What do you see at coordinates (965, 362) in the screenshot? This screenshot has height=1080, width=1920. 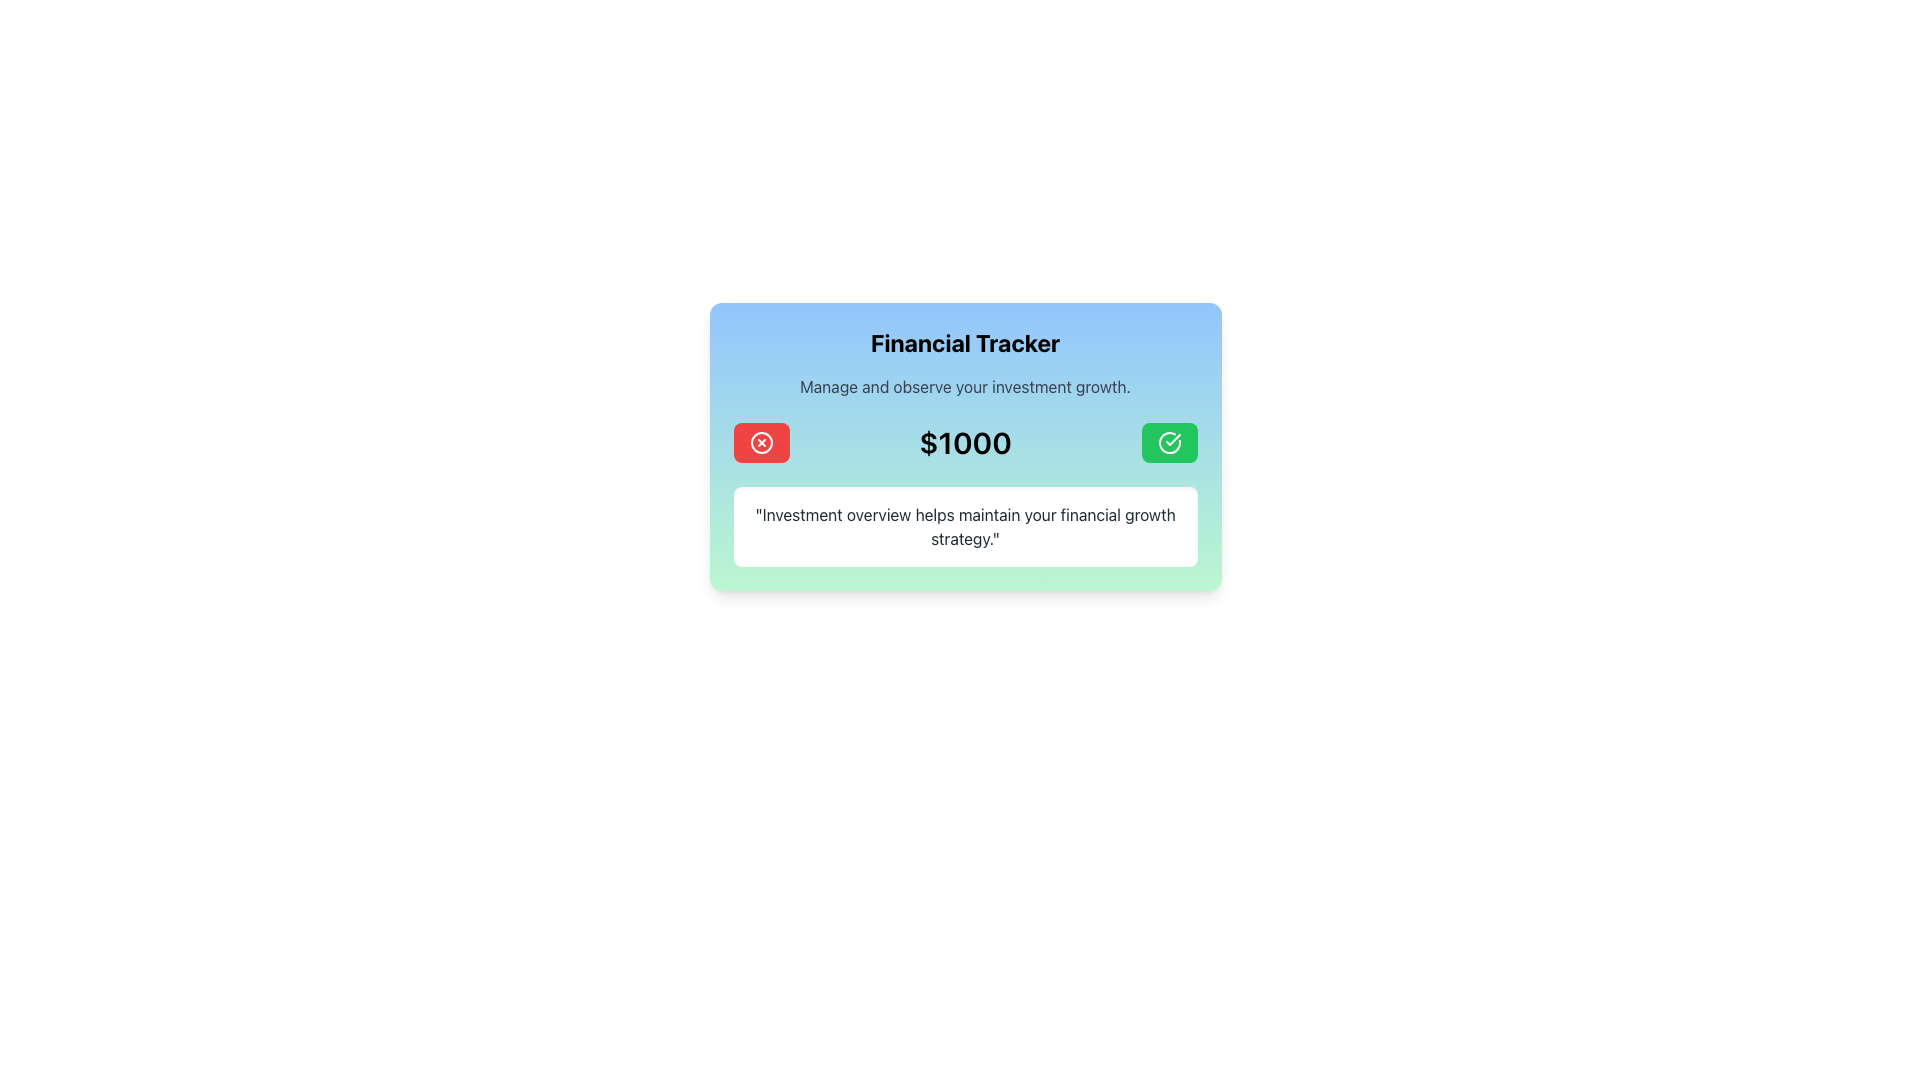 I see `the central text block titled 'Financial Tracker'` at bounding box center [965, 362].